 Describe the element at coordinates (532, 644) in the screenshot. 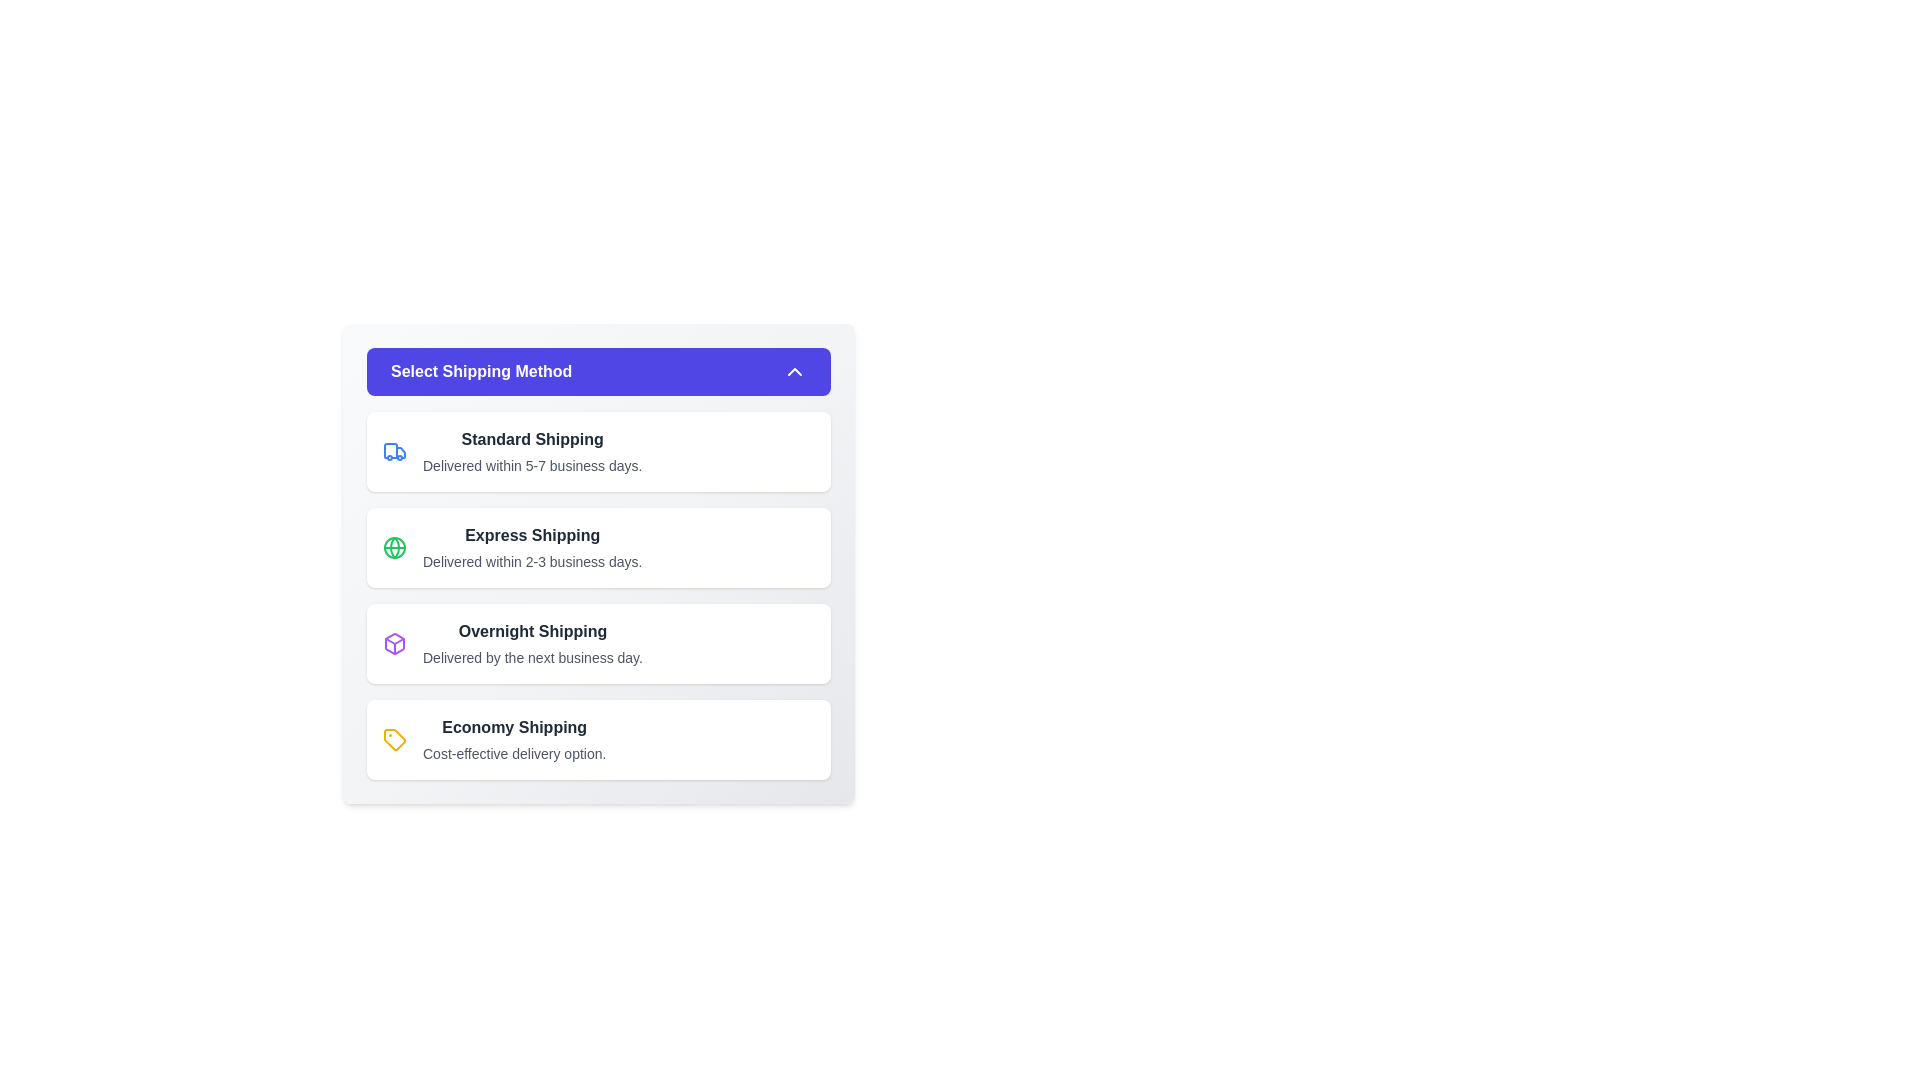

I see `the text block titled 'Overnight Shipping' that contains the subtitle 'Delivered by the next business day', which is the third option in the shipping list` at that location.